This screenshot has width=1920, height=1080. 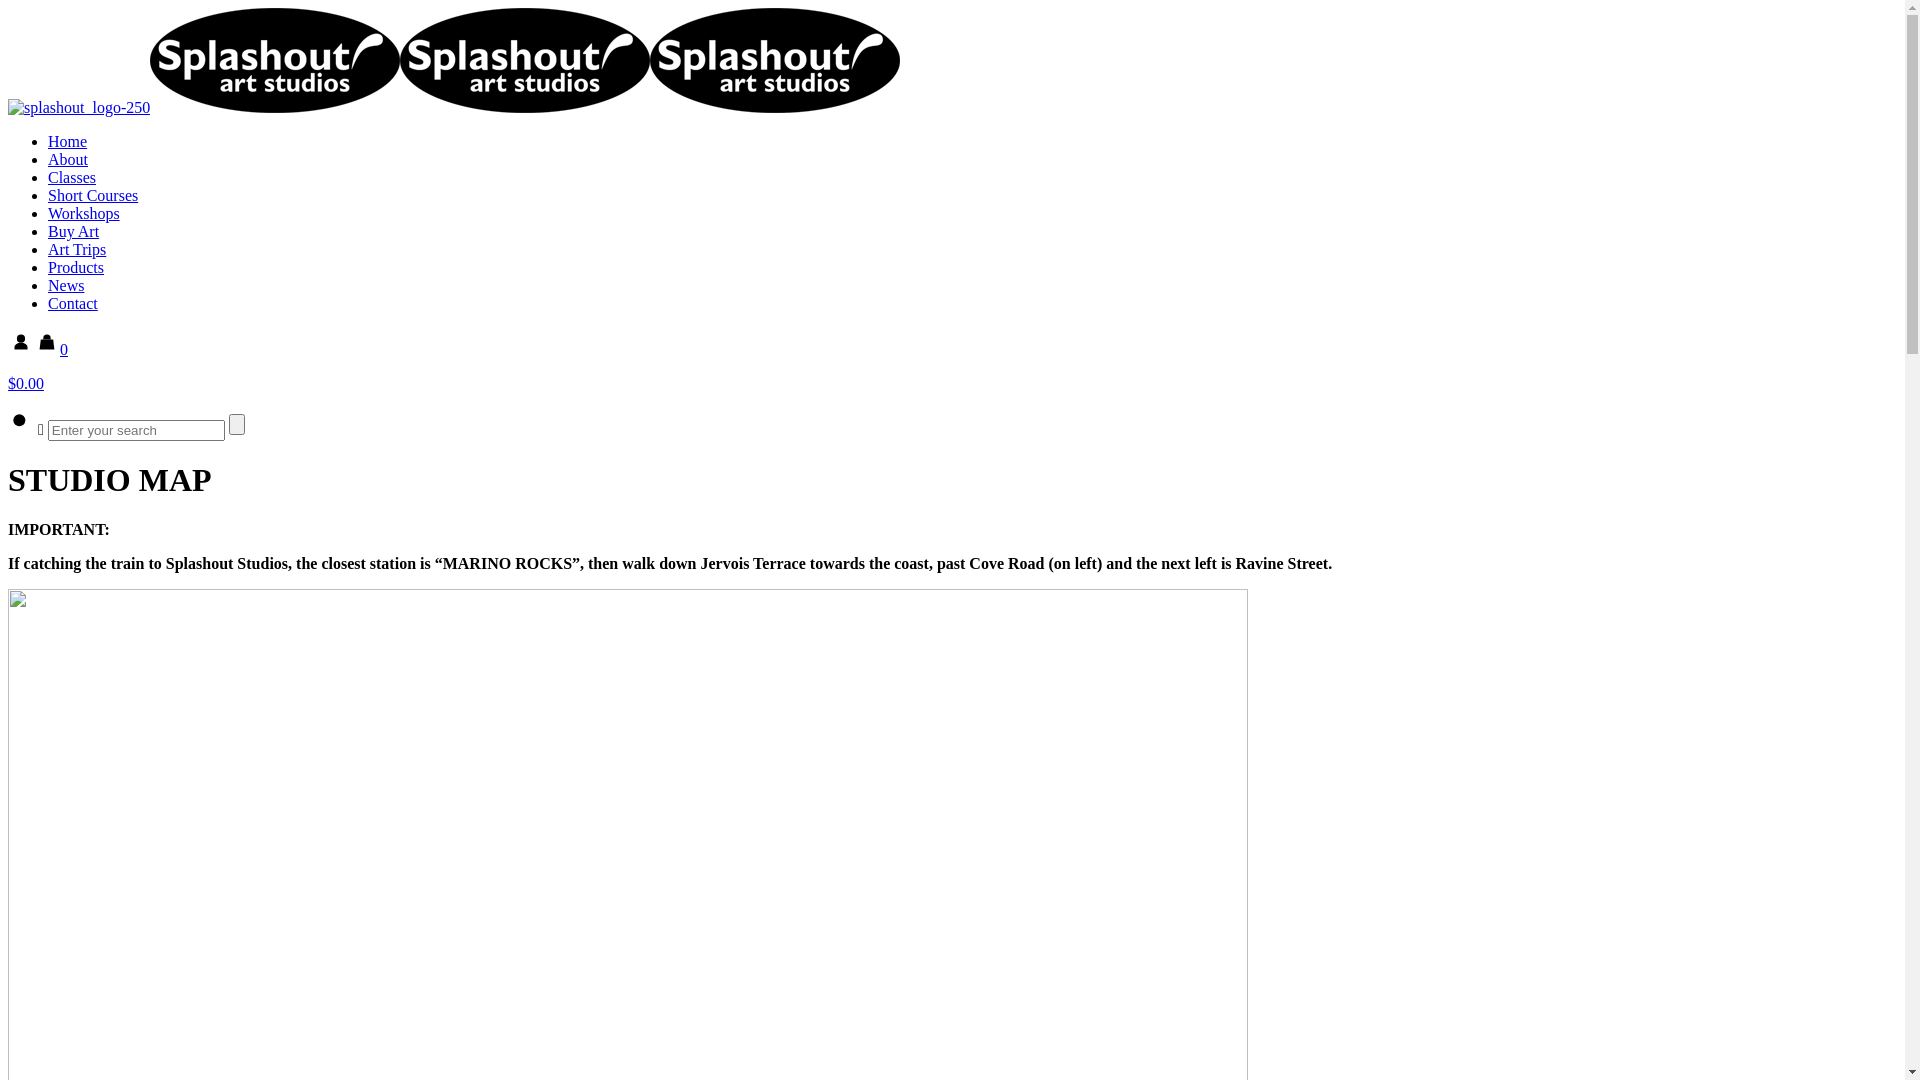 What do you see at coordinates (73, 230) in the screenshot?
I see `'Buy Art'` at bounding box center [73, 230].